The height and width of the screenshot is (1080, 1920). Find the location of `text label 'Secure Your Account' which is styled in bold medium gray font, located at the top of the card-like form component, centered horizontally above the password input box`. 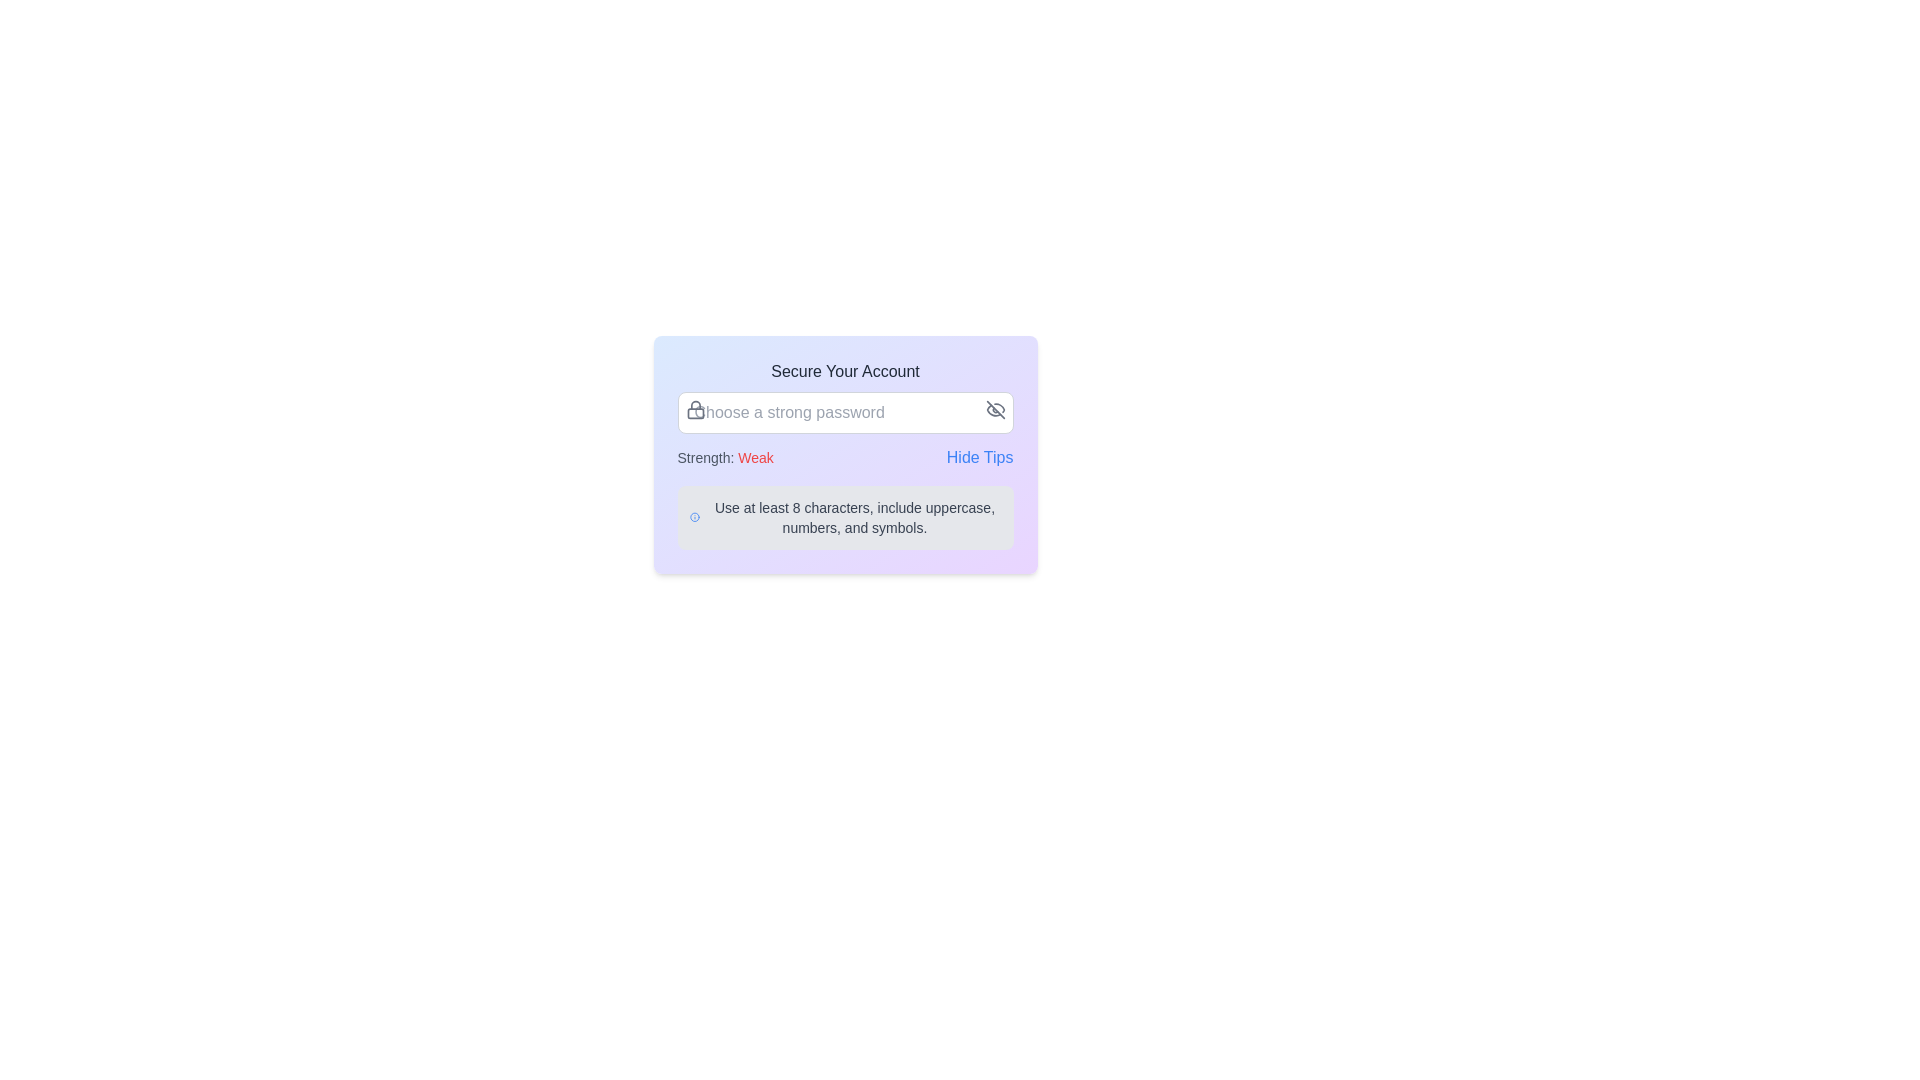

text label 'Secure Your Account' which is styled in bold medium gray font, located at the top of the card-like form component, centered horizontally above the password input box is located at coordinates (845, 371).